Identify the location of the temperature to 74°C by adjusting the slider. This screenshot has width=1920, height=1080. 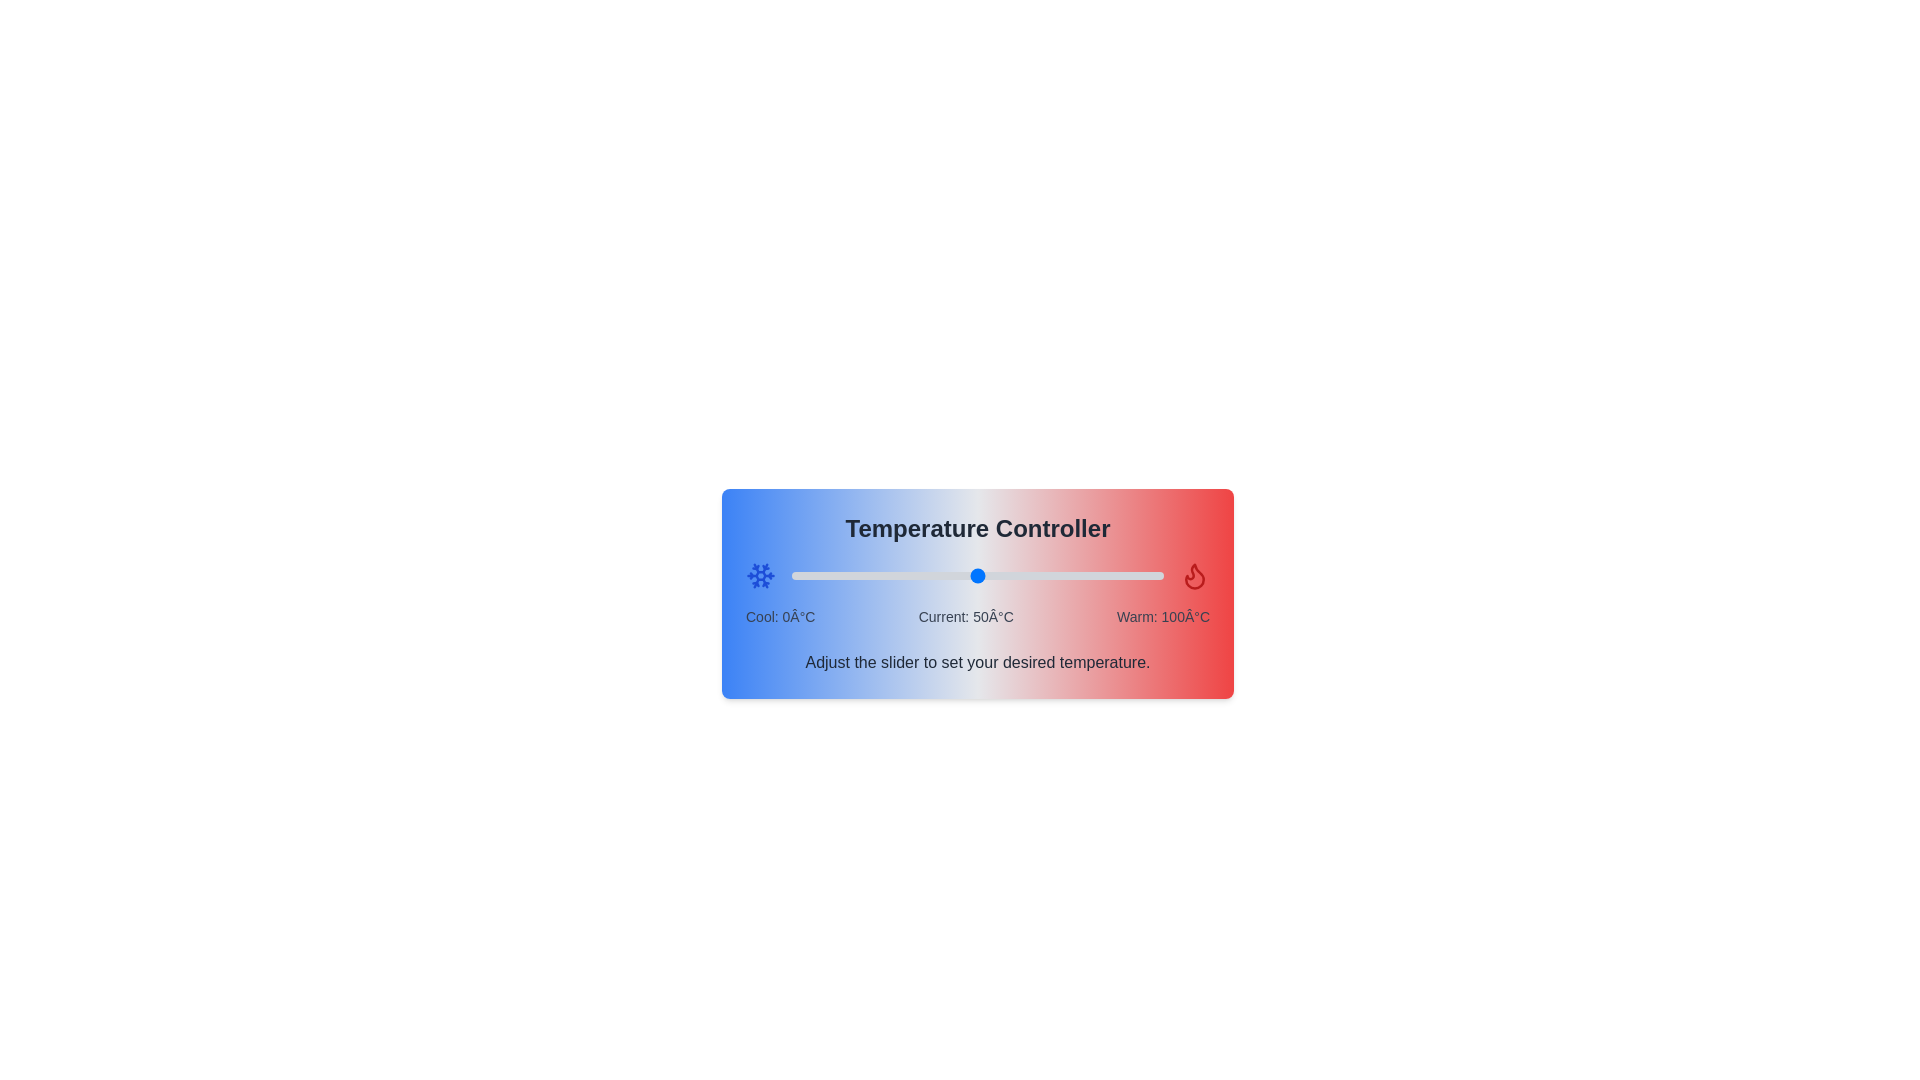
(1066, 575).